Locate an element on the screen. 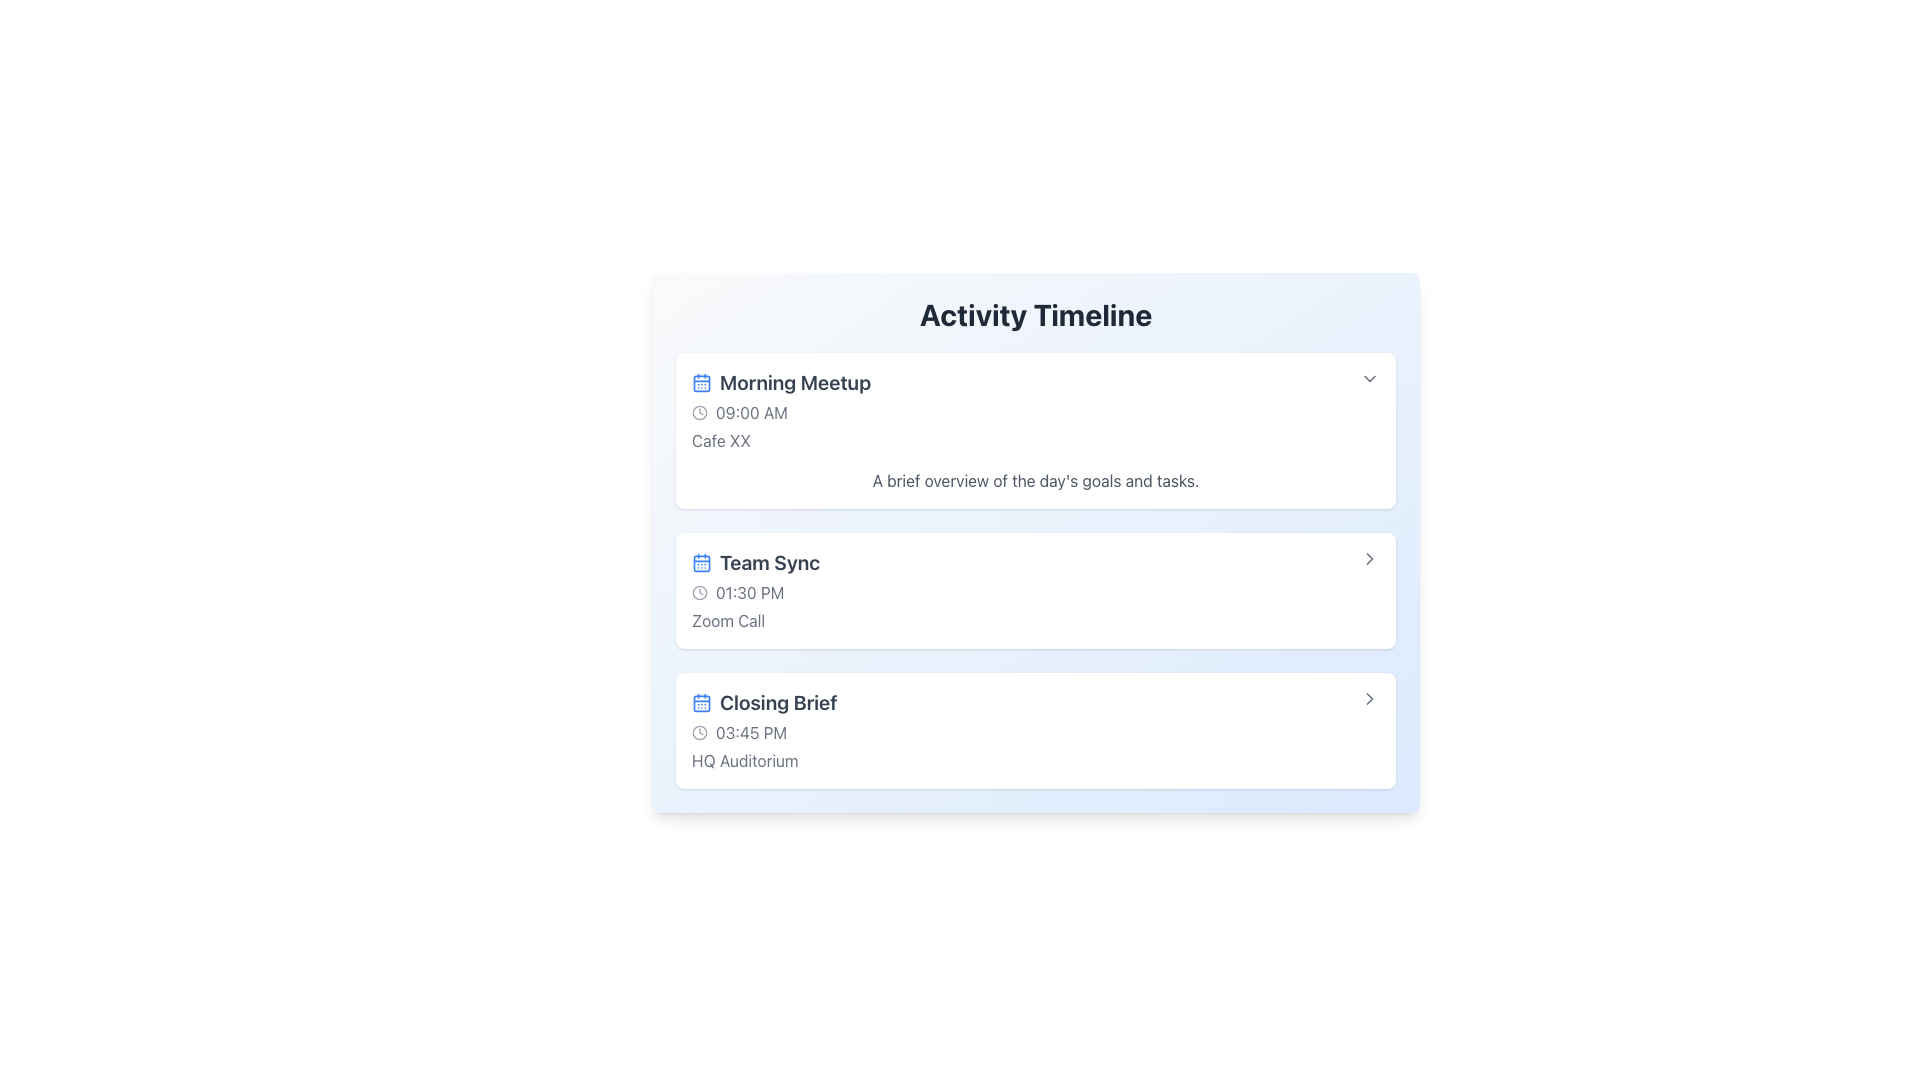 The height and width of the screenshot is (1080, 1920). the chevron icon located on the right edge of the 'Closing Brief' event box in the third item of the vertical list under the 'Activity Timeline' header is located at coordinates (1368, 697).